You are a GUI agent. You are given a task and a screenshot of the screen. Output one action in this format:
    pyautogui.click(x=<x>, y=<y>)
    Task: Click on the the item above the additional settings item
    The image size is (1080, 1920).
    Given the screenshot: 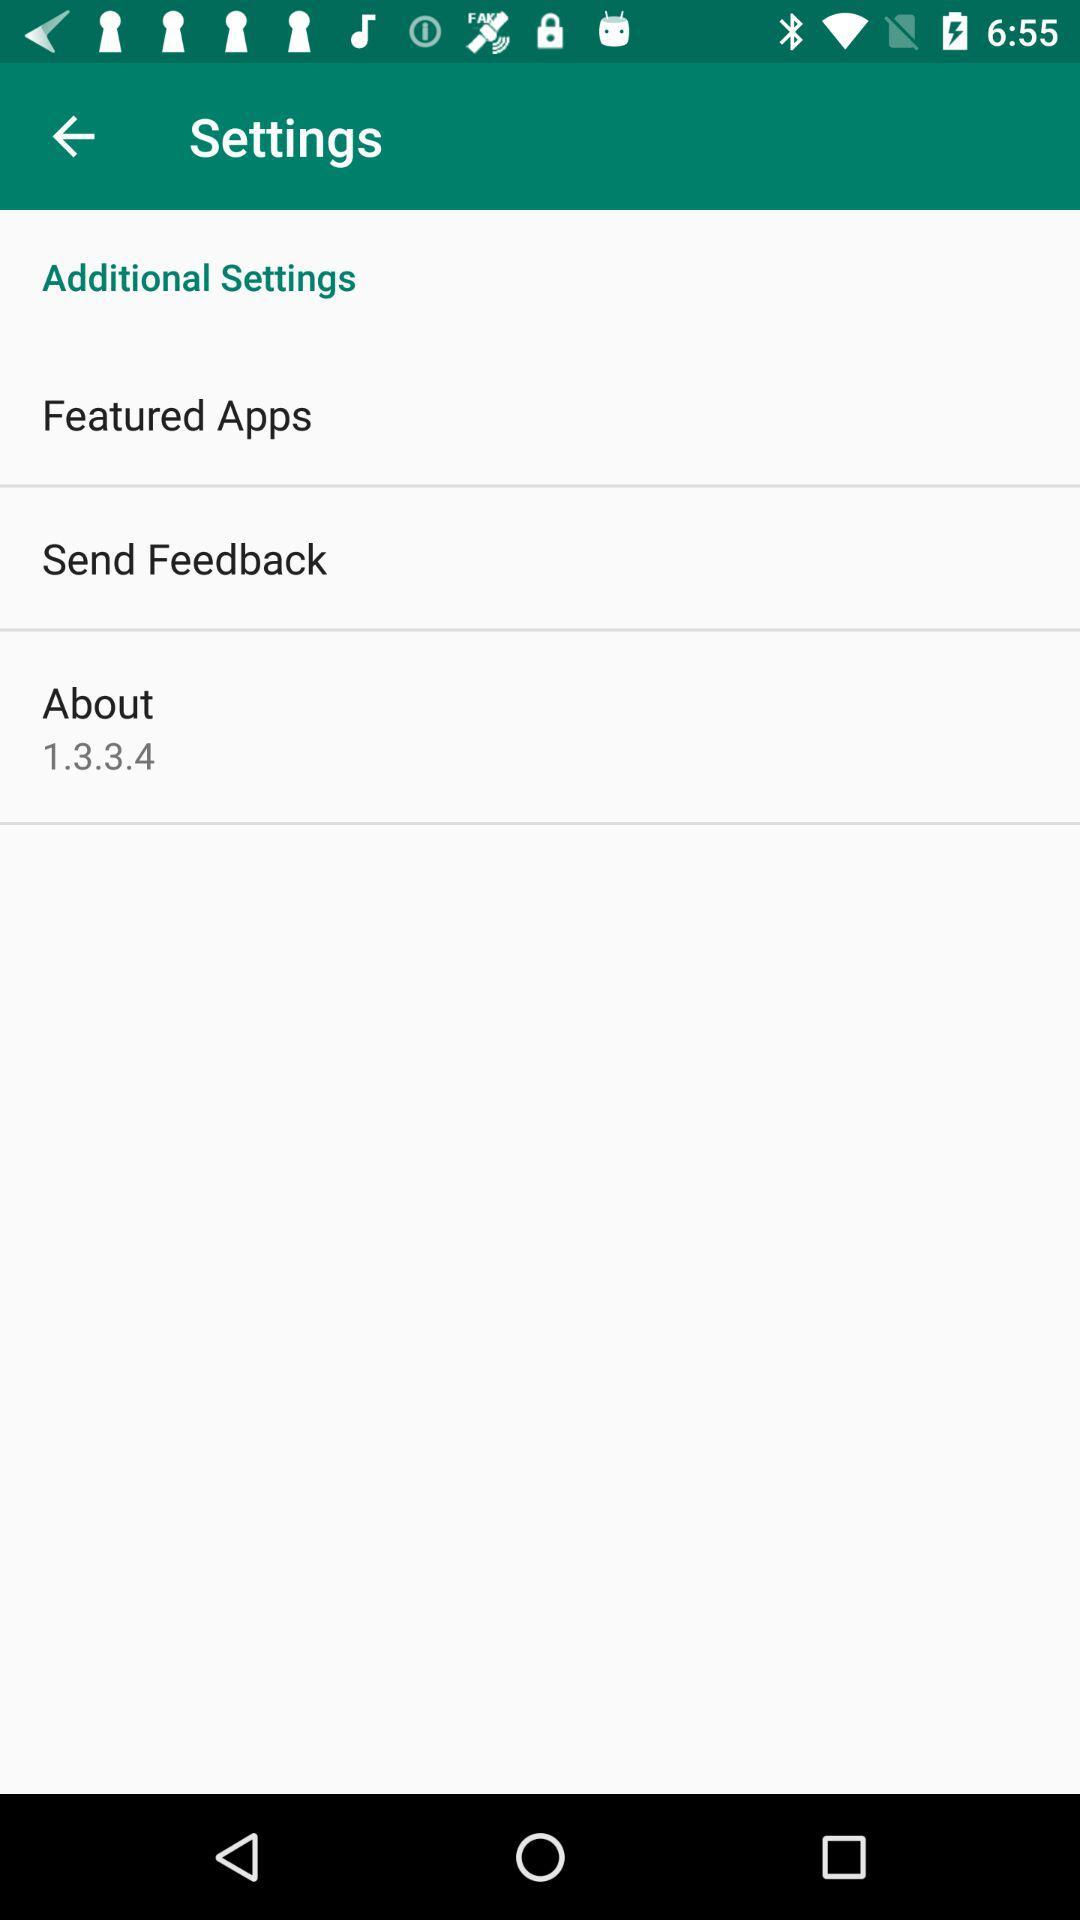 What is the action you would take?
    pyautogui.click(x=72, y=135)
    